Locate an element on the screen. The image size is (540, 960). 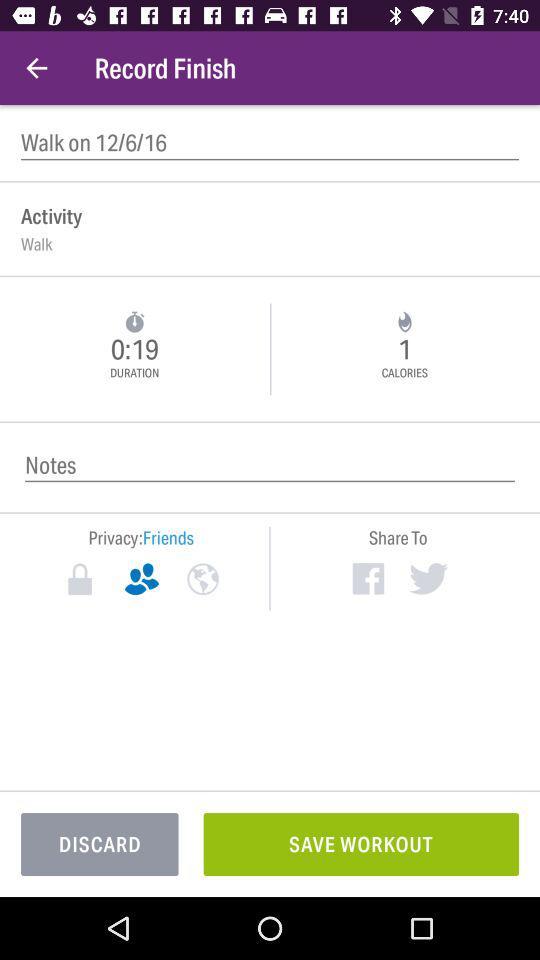
the lock icon is located at coordinates (79, 579).